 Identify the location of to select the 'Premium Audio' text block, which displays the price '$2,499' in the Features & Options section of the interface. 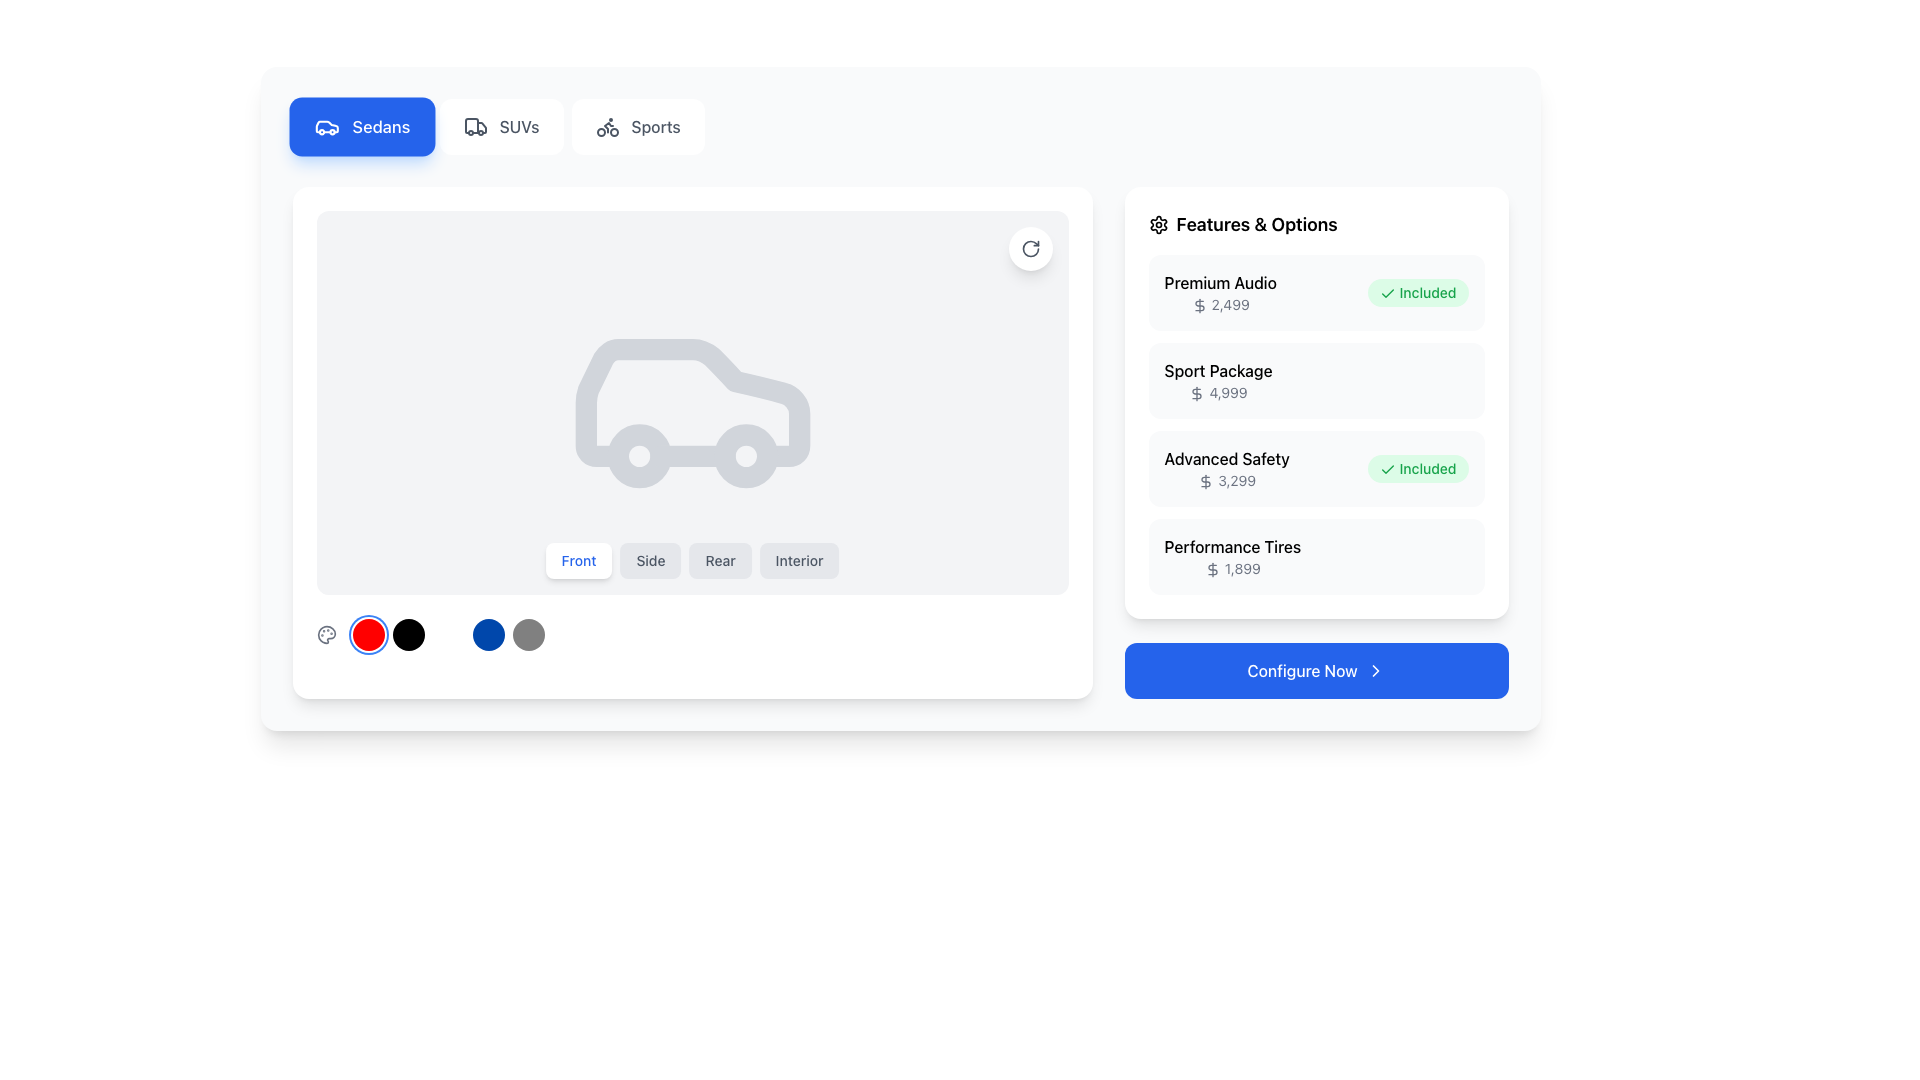
(1219, 293).